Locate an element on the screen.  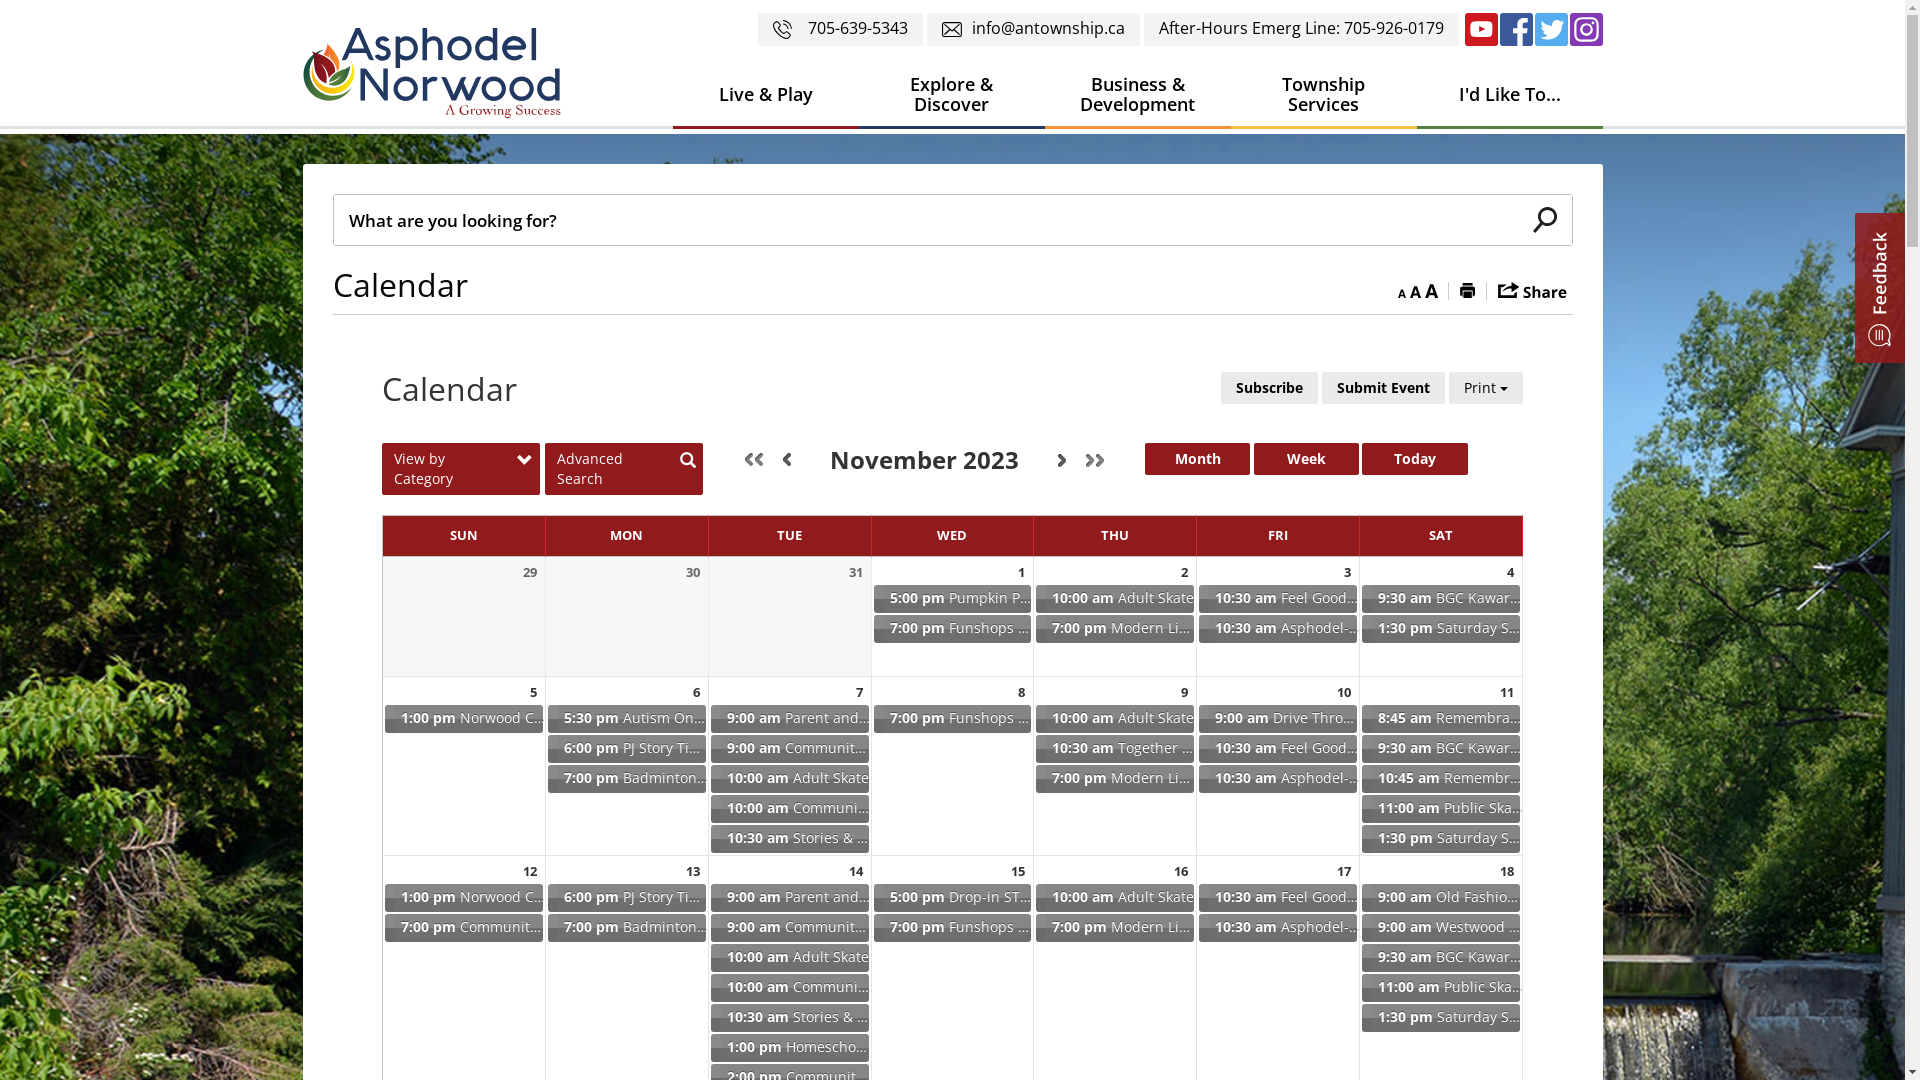
'10:30 am Feel Good Fridays' is located at coordinates (1276, 597).